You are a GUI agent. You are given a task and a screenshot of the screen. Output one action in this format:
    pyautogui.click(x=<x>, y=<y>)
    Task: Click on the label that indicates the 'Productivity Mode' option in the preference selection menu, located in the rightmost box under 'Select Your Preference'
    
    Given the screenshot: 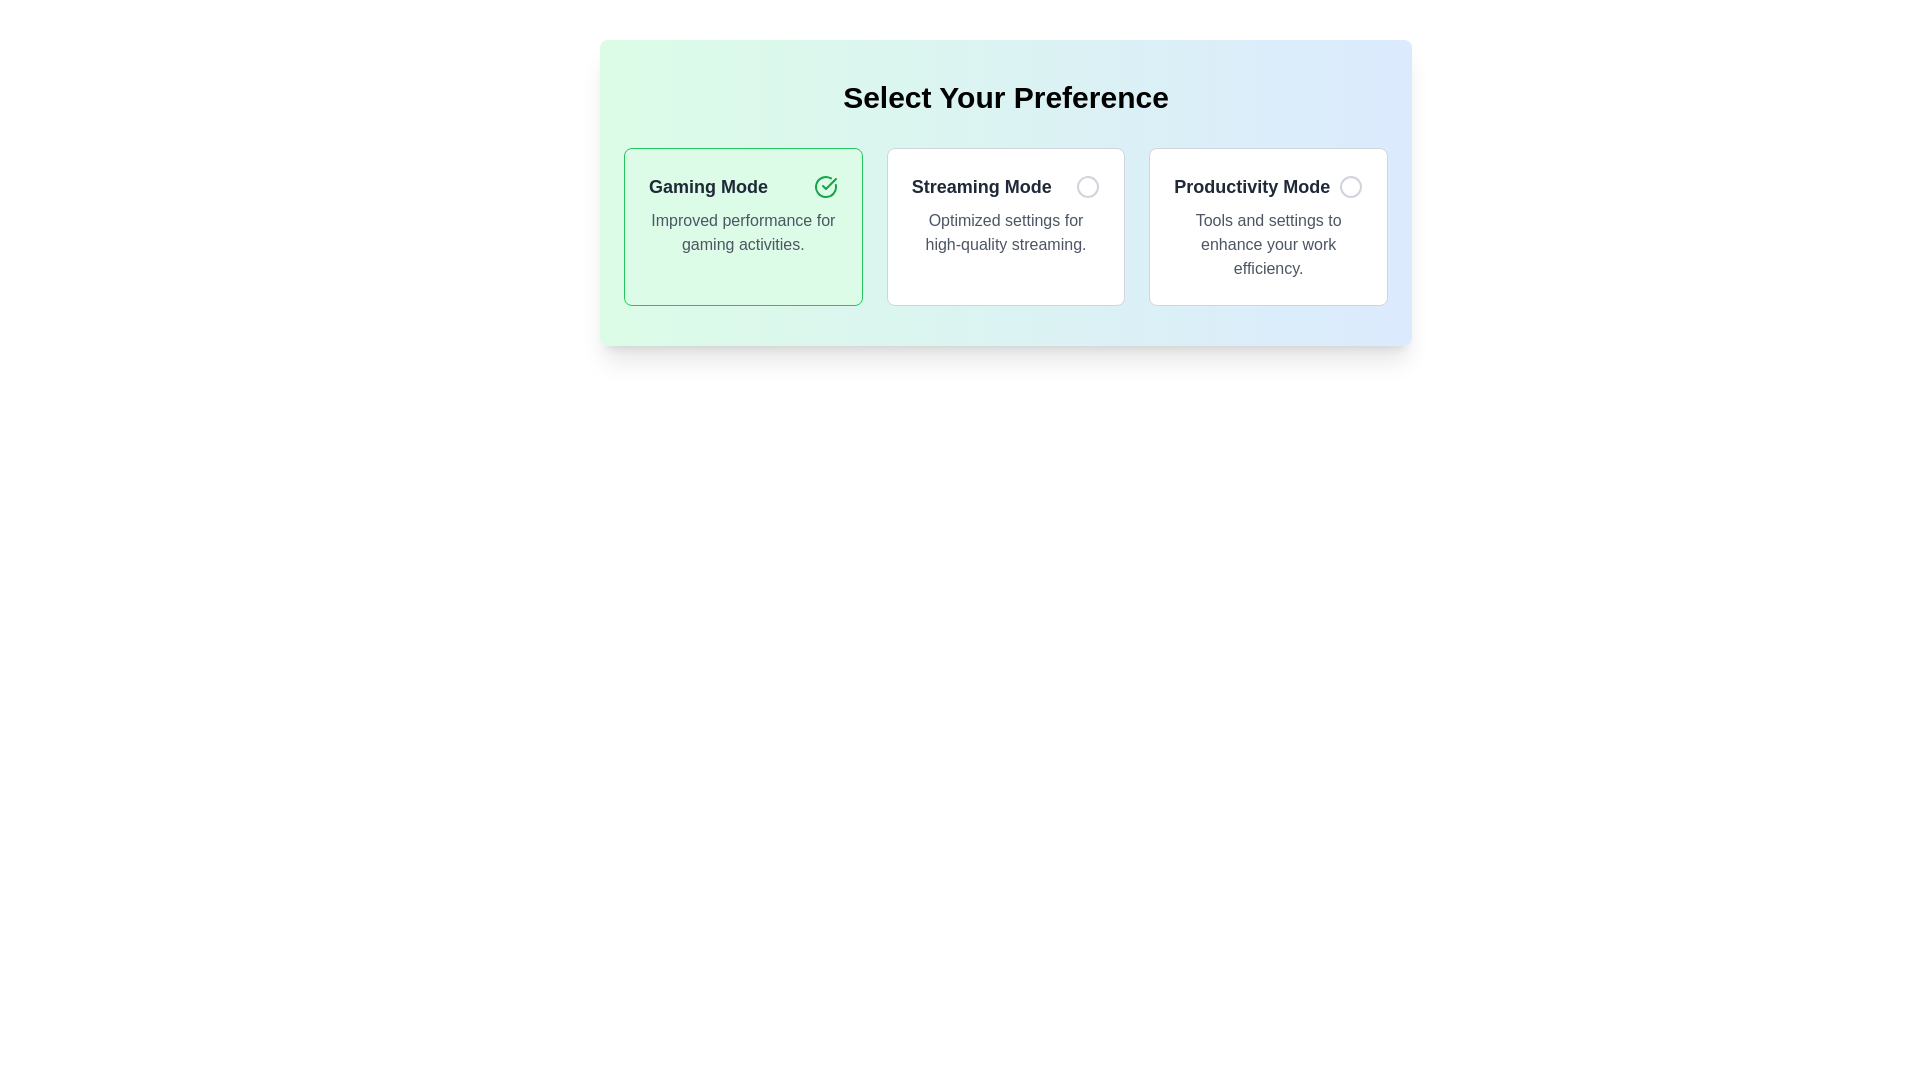 What is the action you would take?
    pyautogui.click(x=1251, y=186)
    